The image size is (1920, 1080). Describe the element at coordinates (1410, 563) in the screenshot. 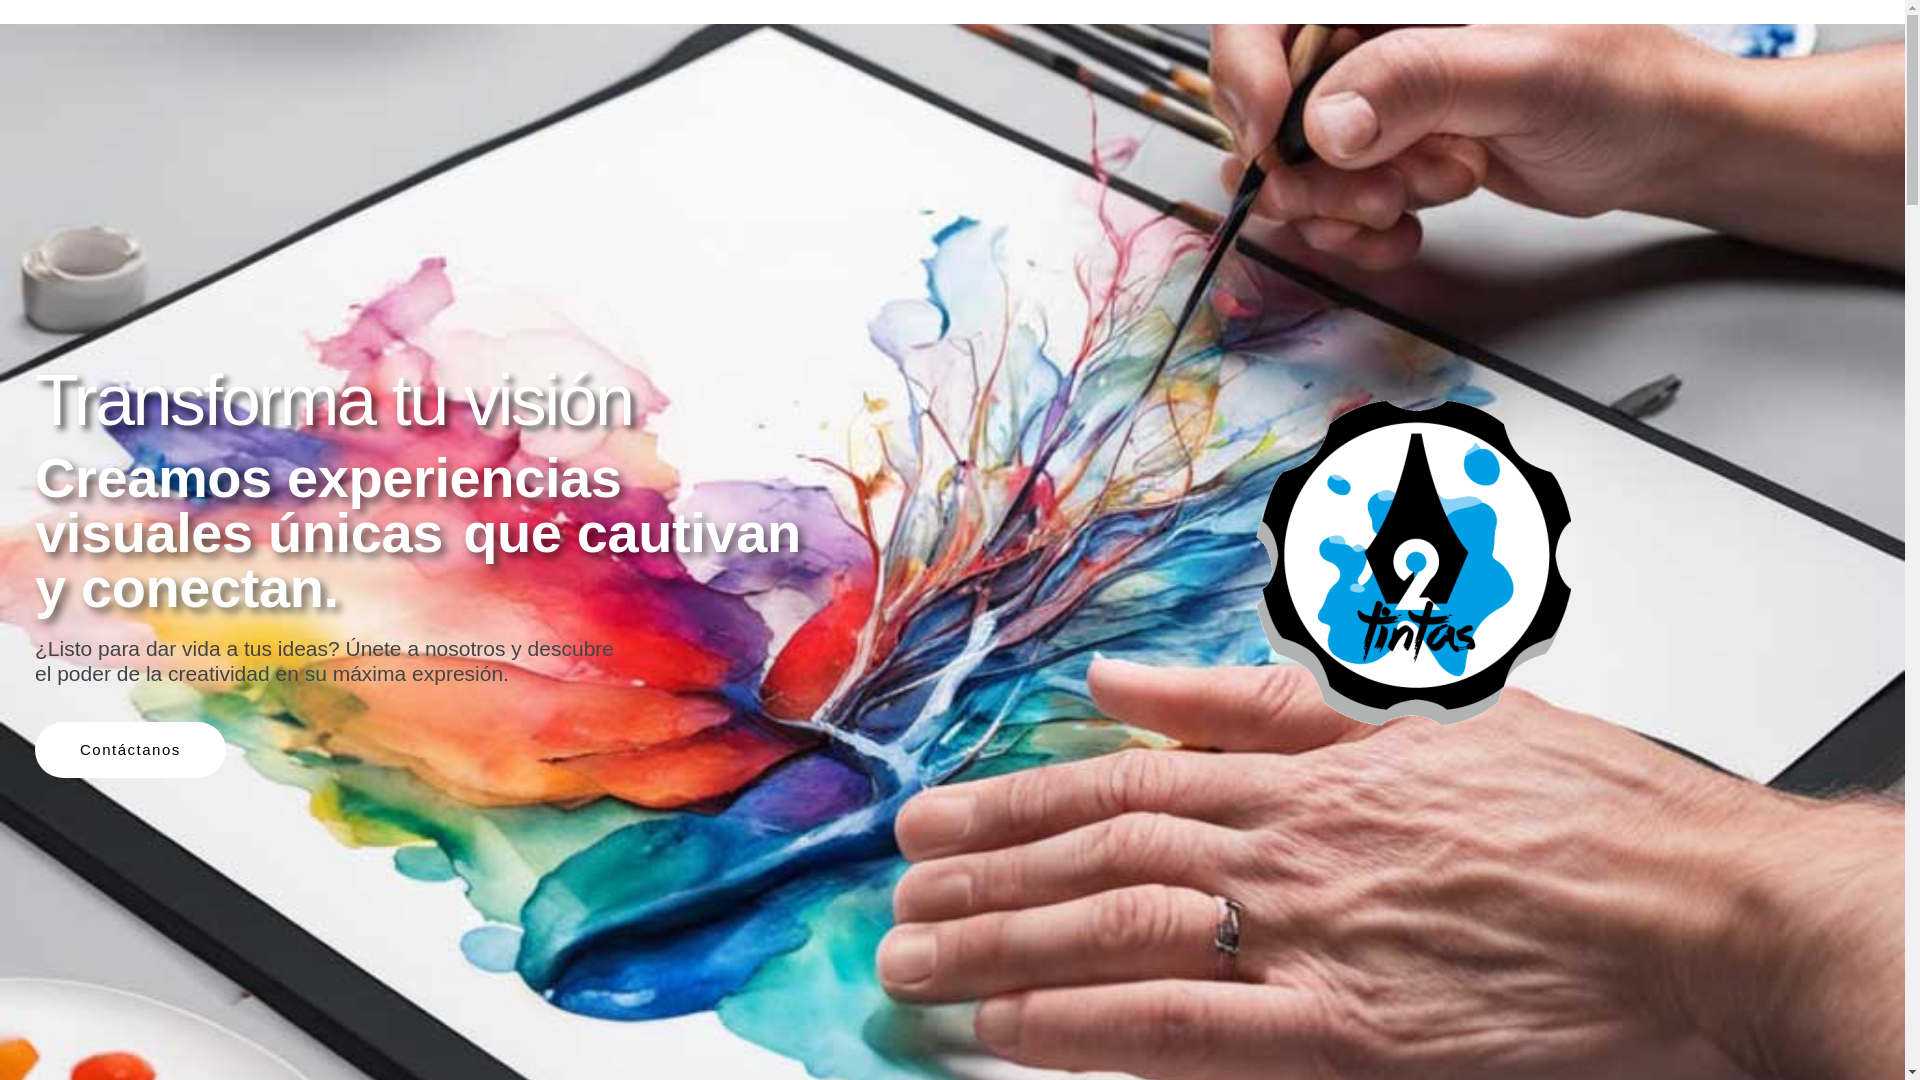

I see `'2tintas'` at that location.